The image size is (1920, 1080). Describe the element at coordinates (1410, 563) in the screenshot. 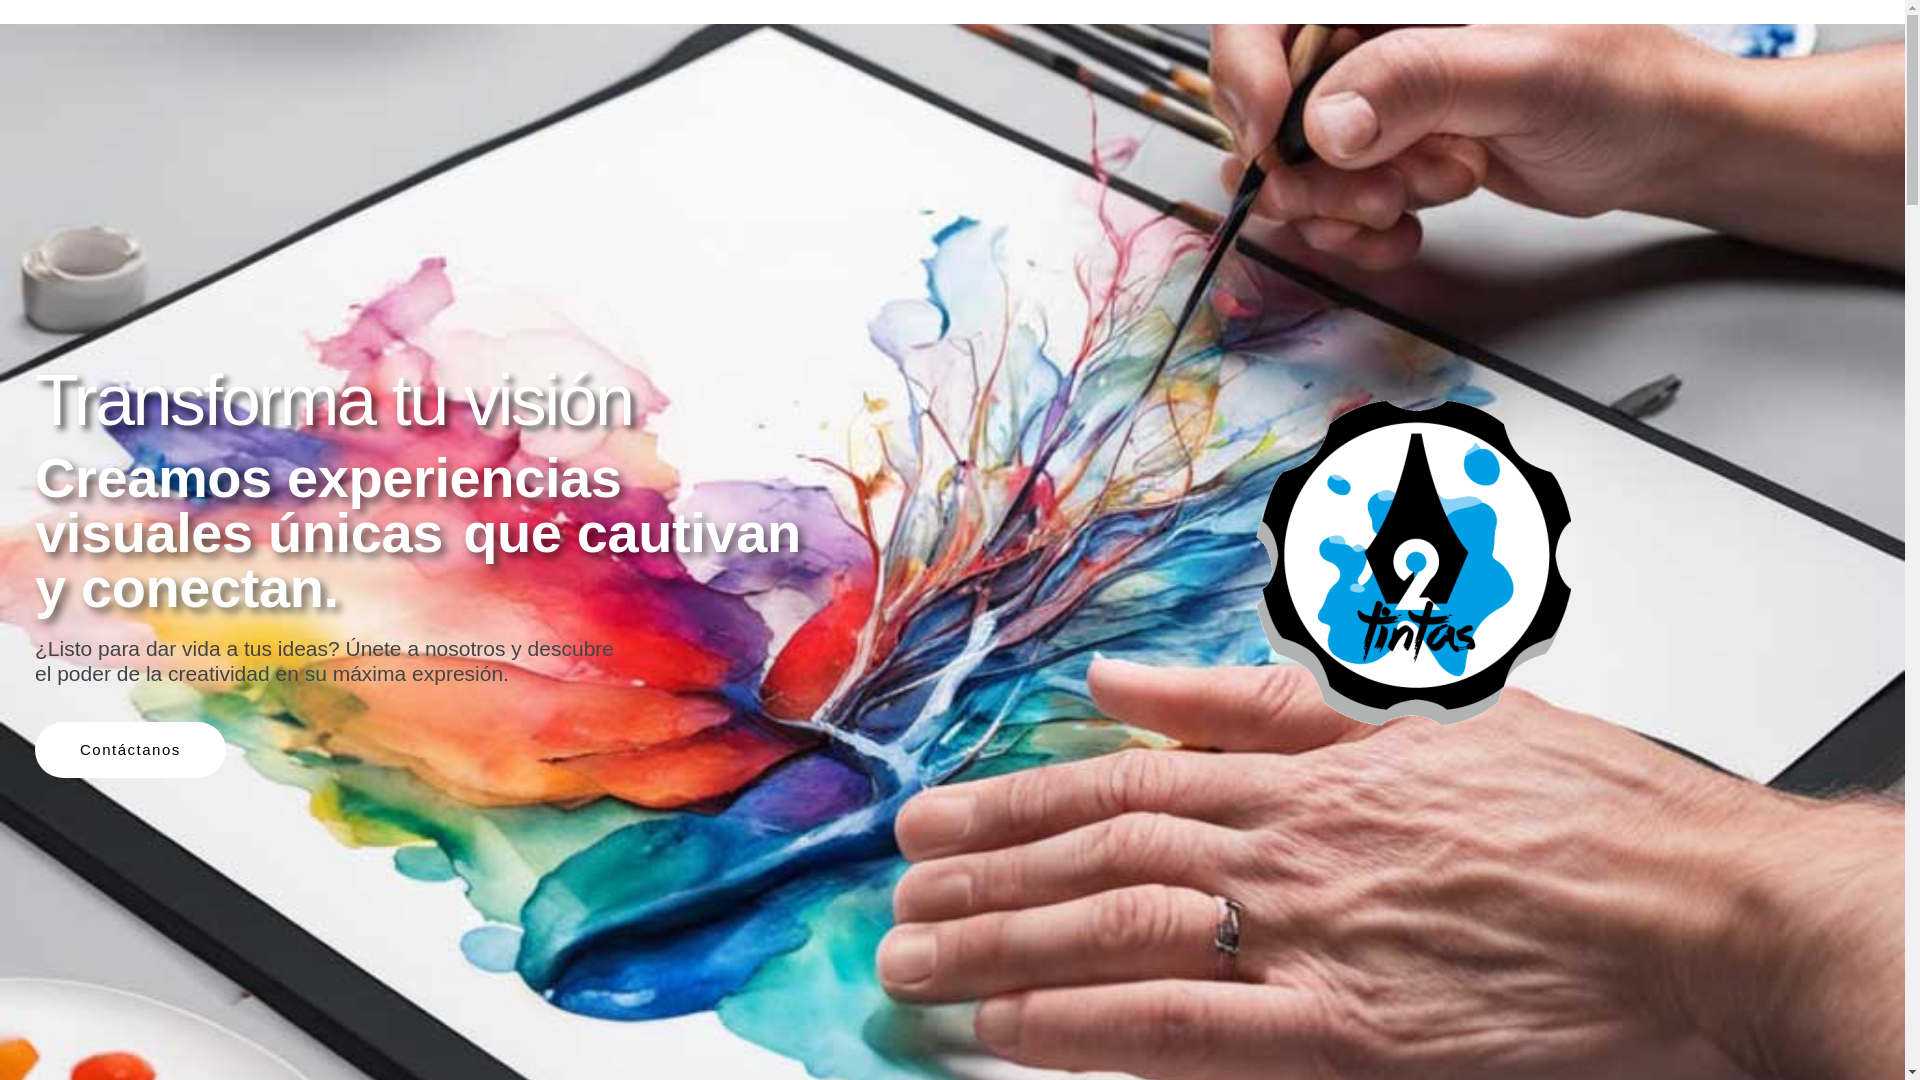

I see `'2tintas'` at that location.